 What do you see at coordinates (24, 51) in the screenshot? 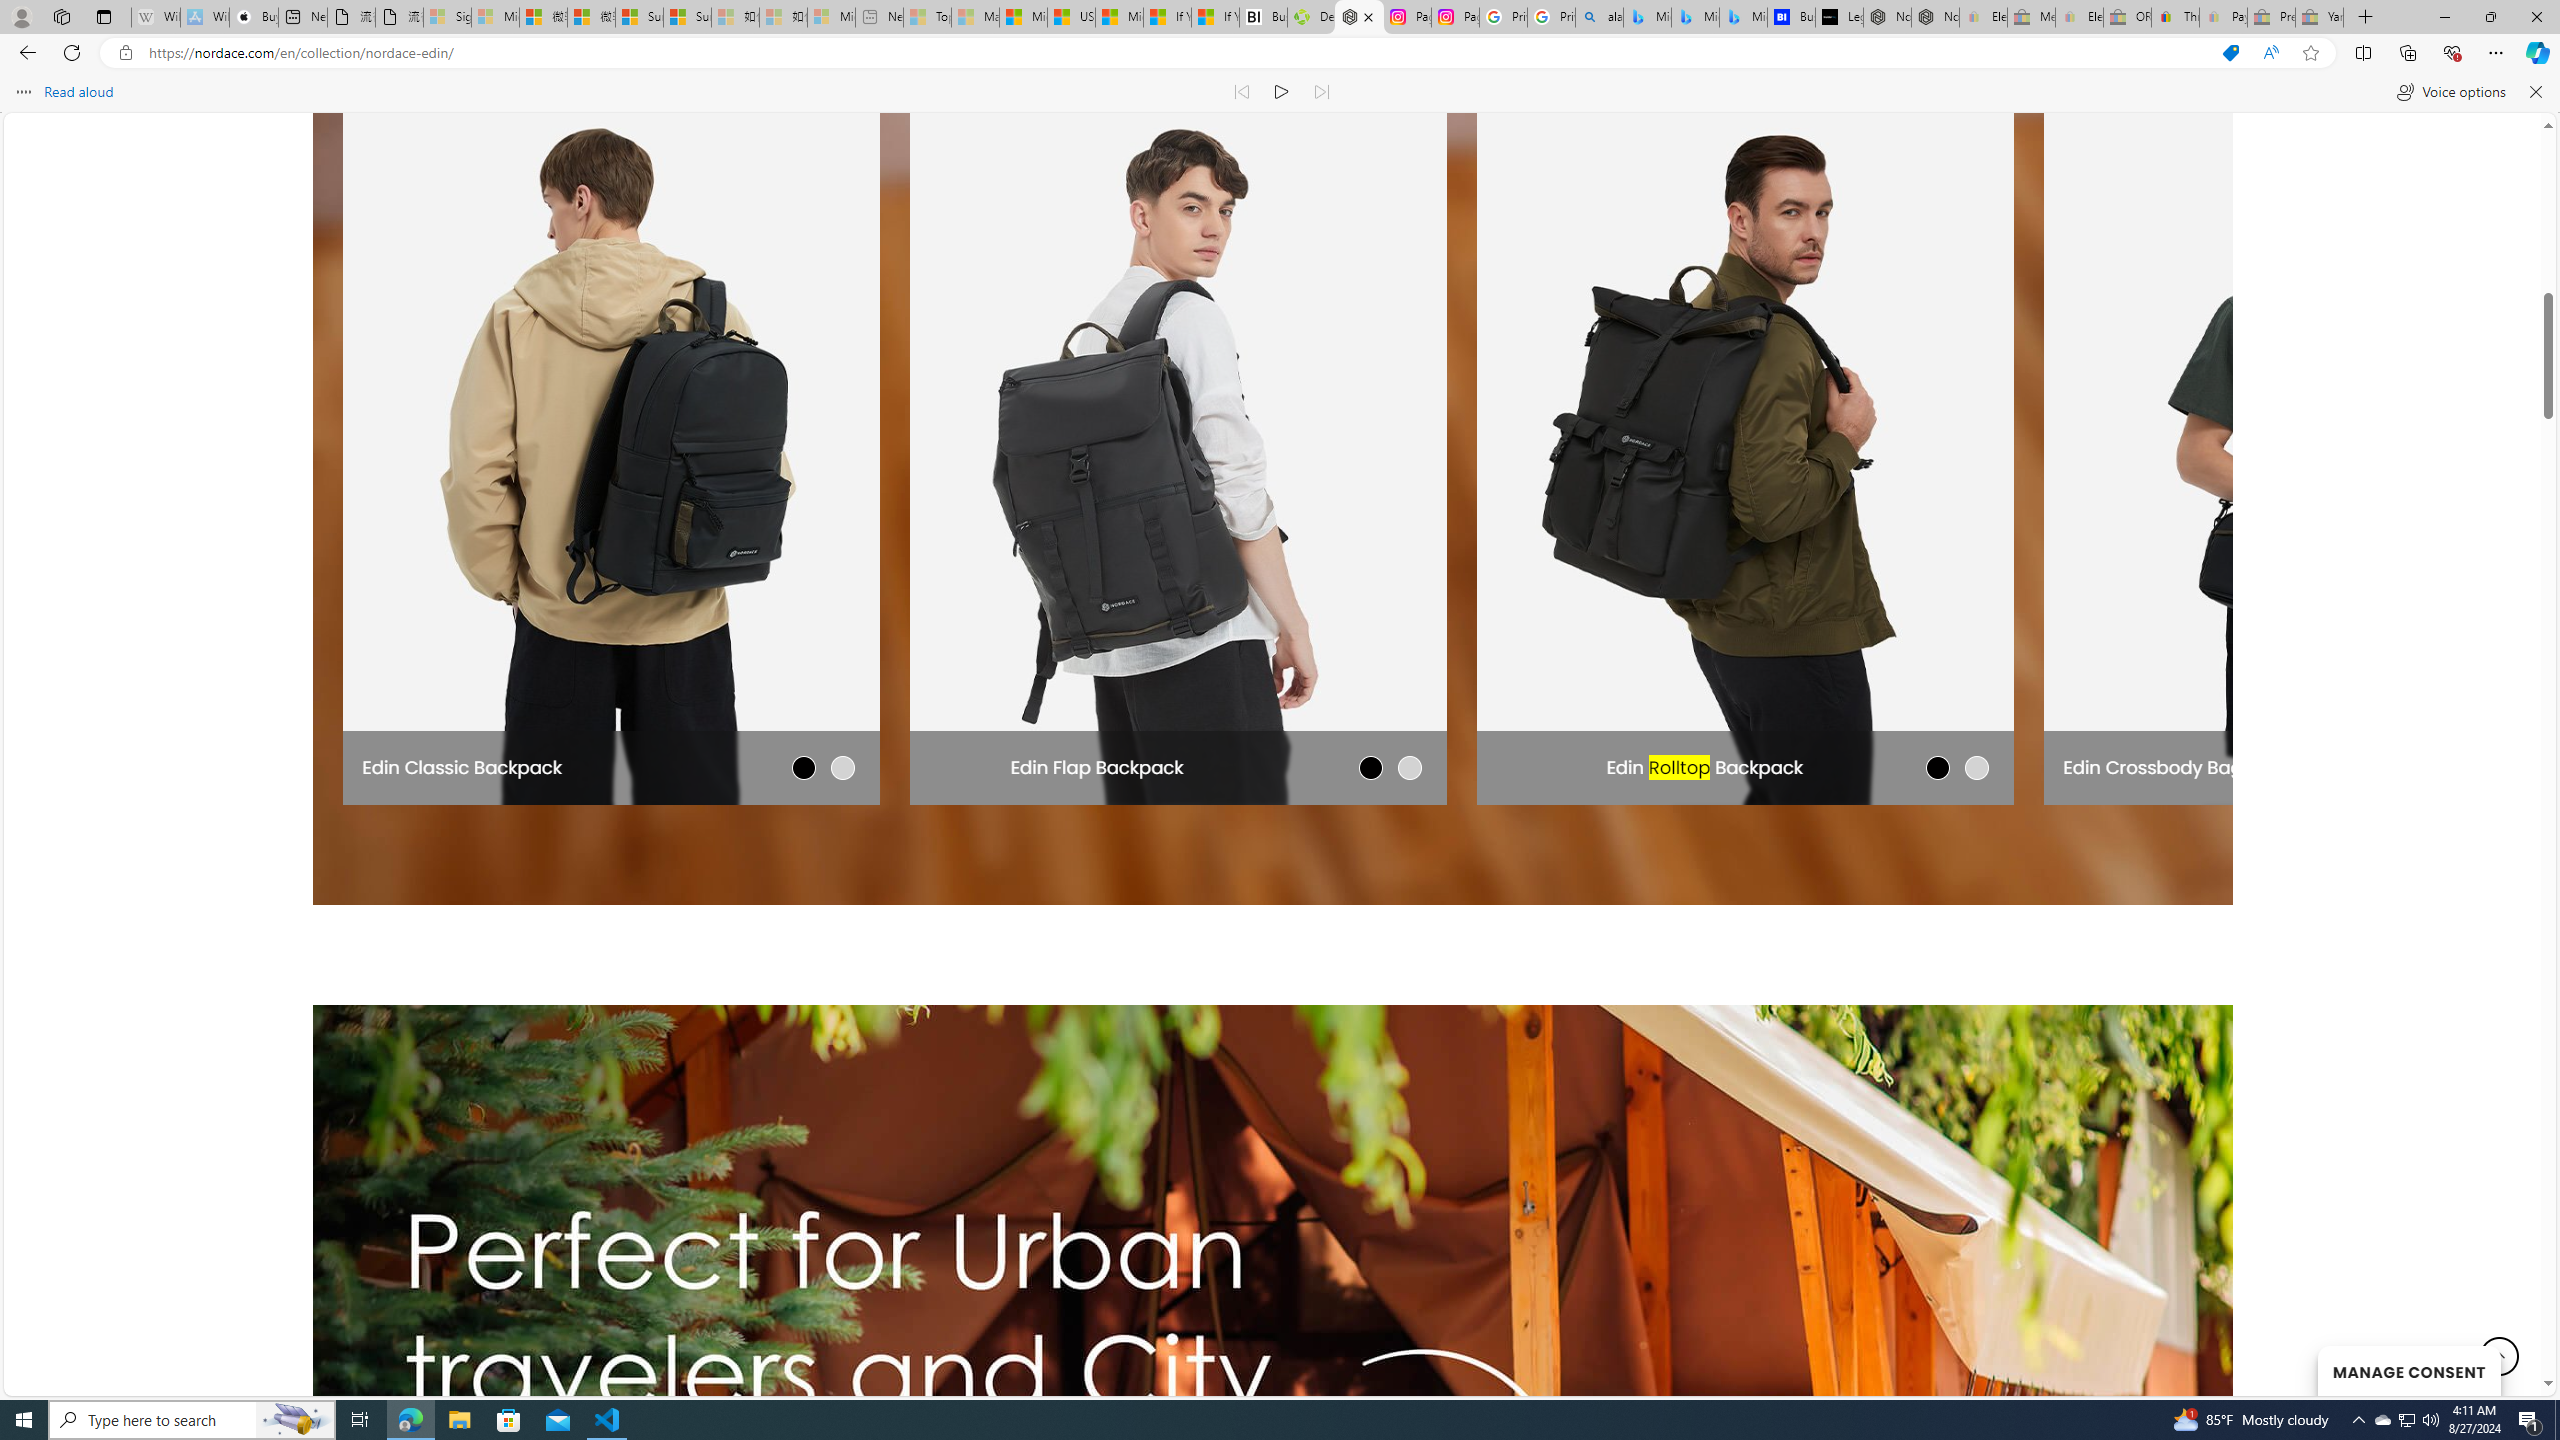
I see `'Back'` at bounding box center [24, 51].